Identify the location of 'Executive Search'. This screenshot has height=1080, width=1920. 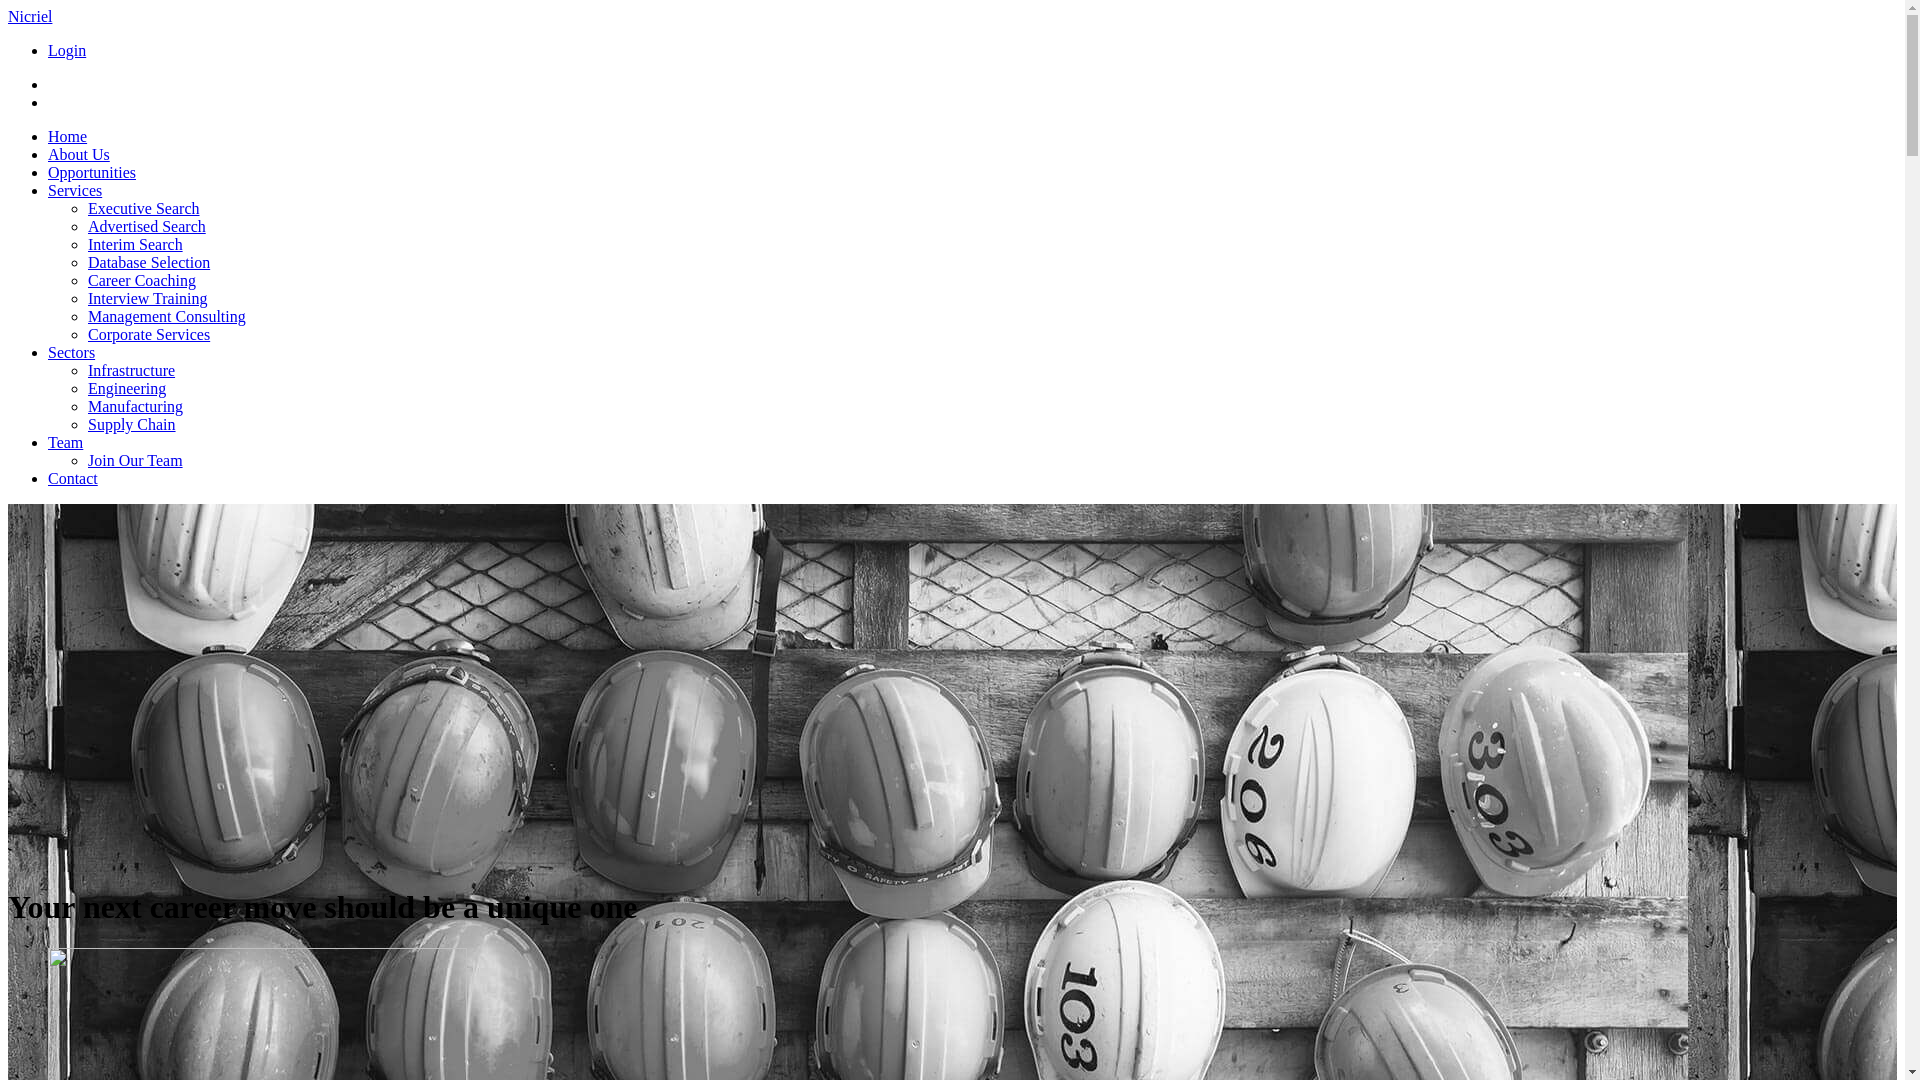
(143, 208).